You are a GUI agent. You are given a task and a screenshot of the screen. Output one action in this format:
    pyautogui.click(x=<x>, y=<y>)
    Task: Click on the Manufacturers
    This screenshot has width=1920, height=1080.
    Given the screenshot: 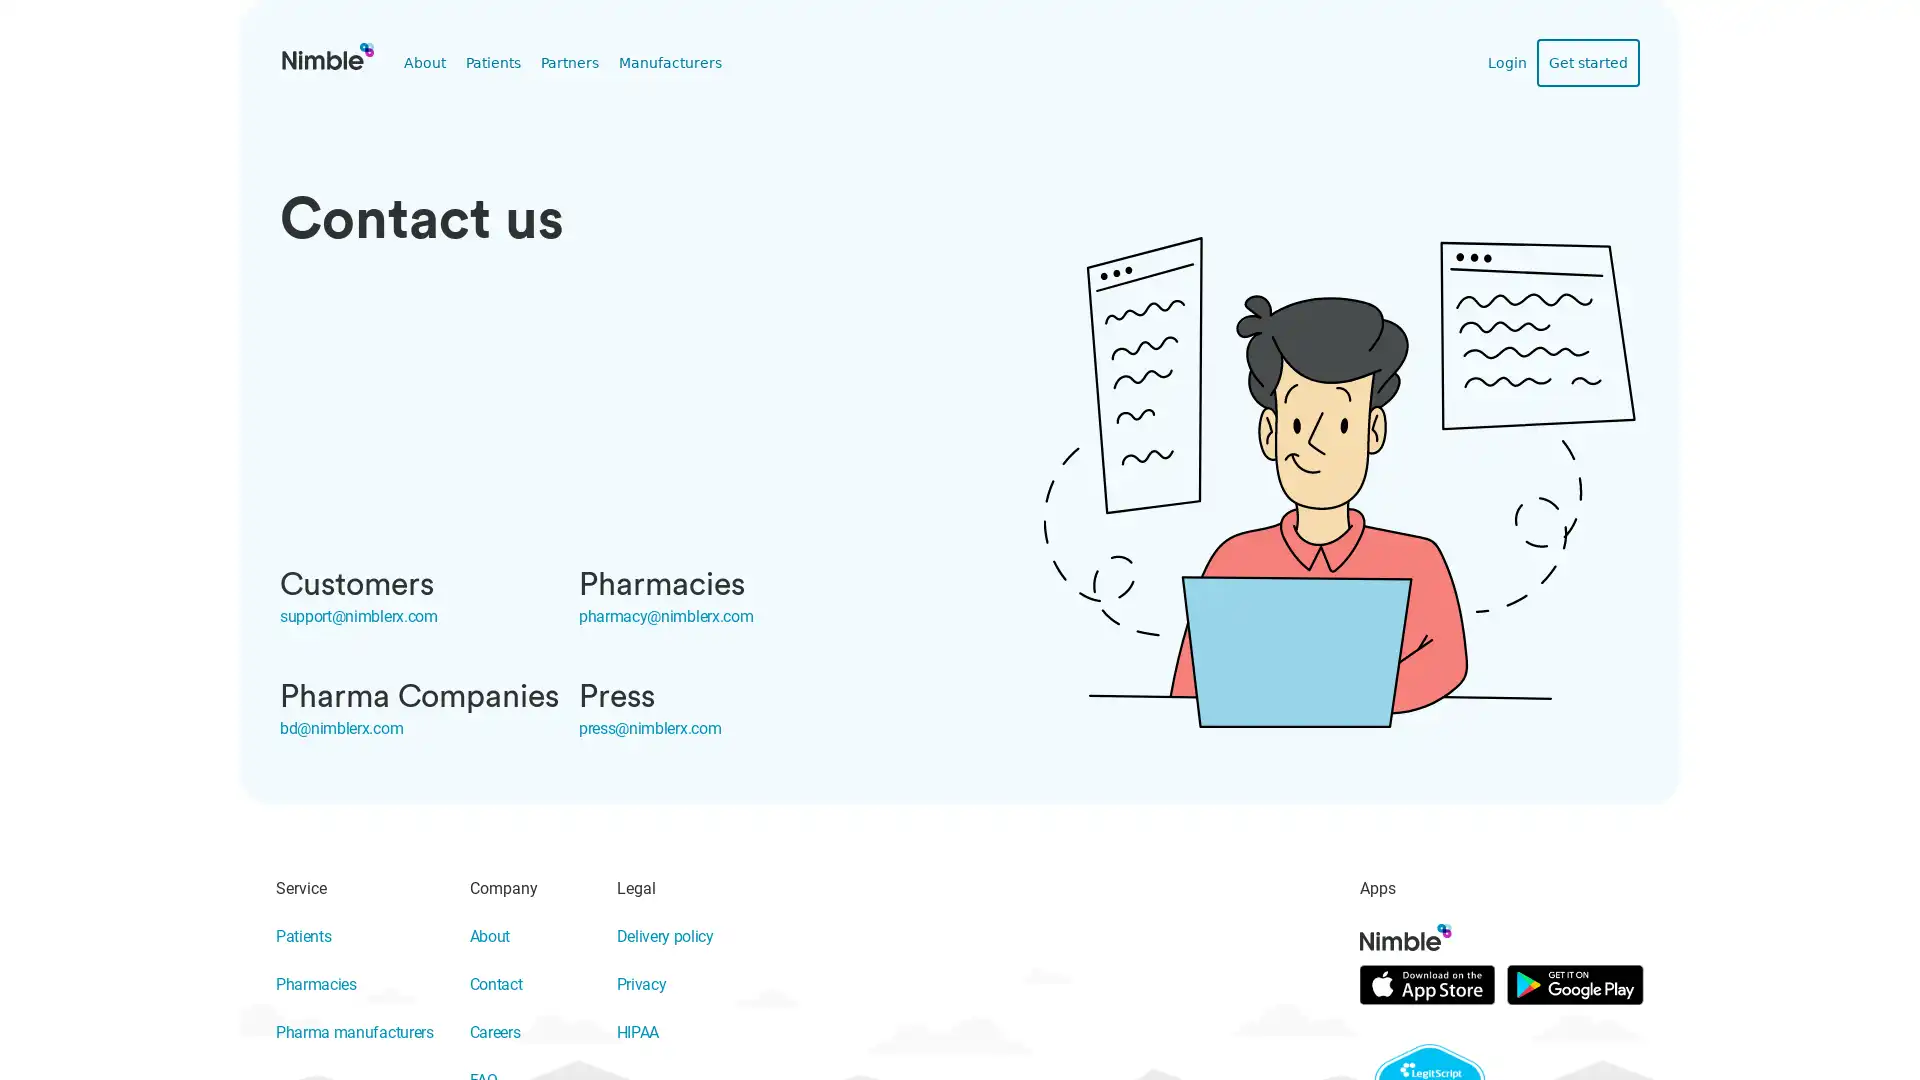 What is the action you would take?
    pyautogui.click(x=652, y=60)
    